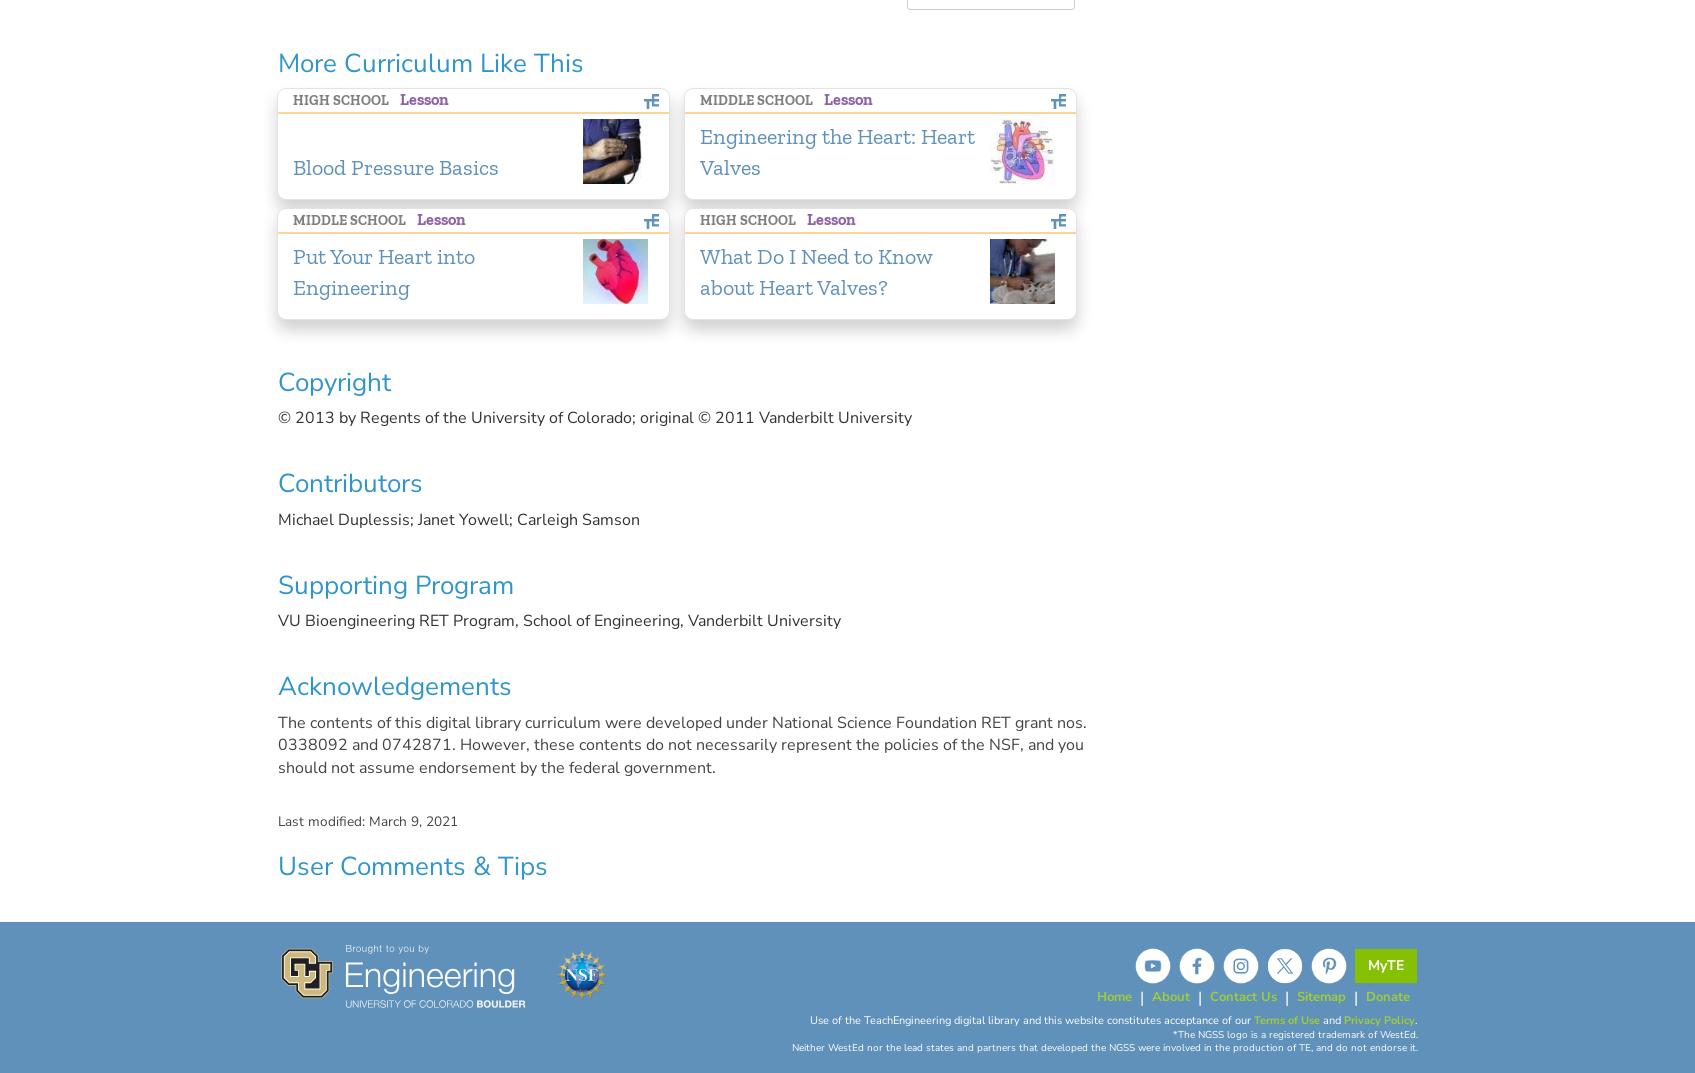 The width and height of the screenshot is (1695, 1073). I want to click on 'Put Your Heart into Engineering', so click(292, 270).